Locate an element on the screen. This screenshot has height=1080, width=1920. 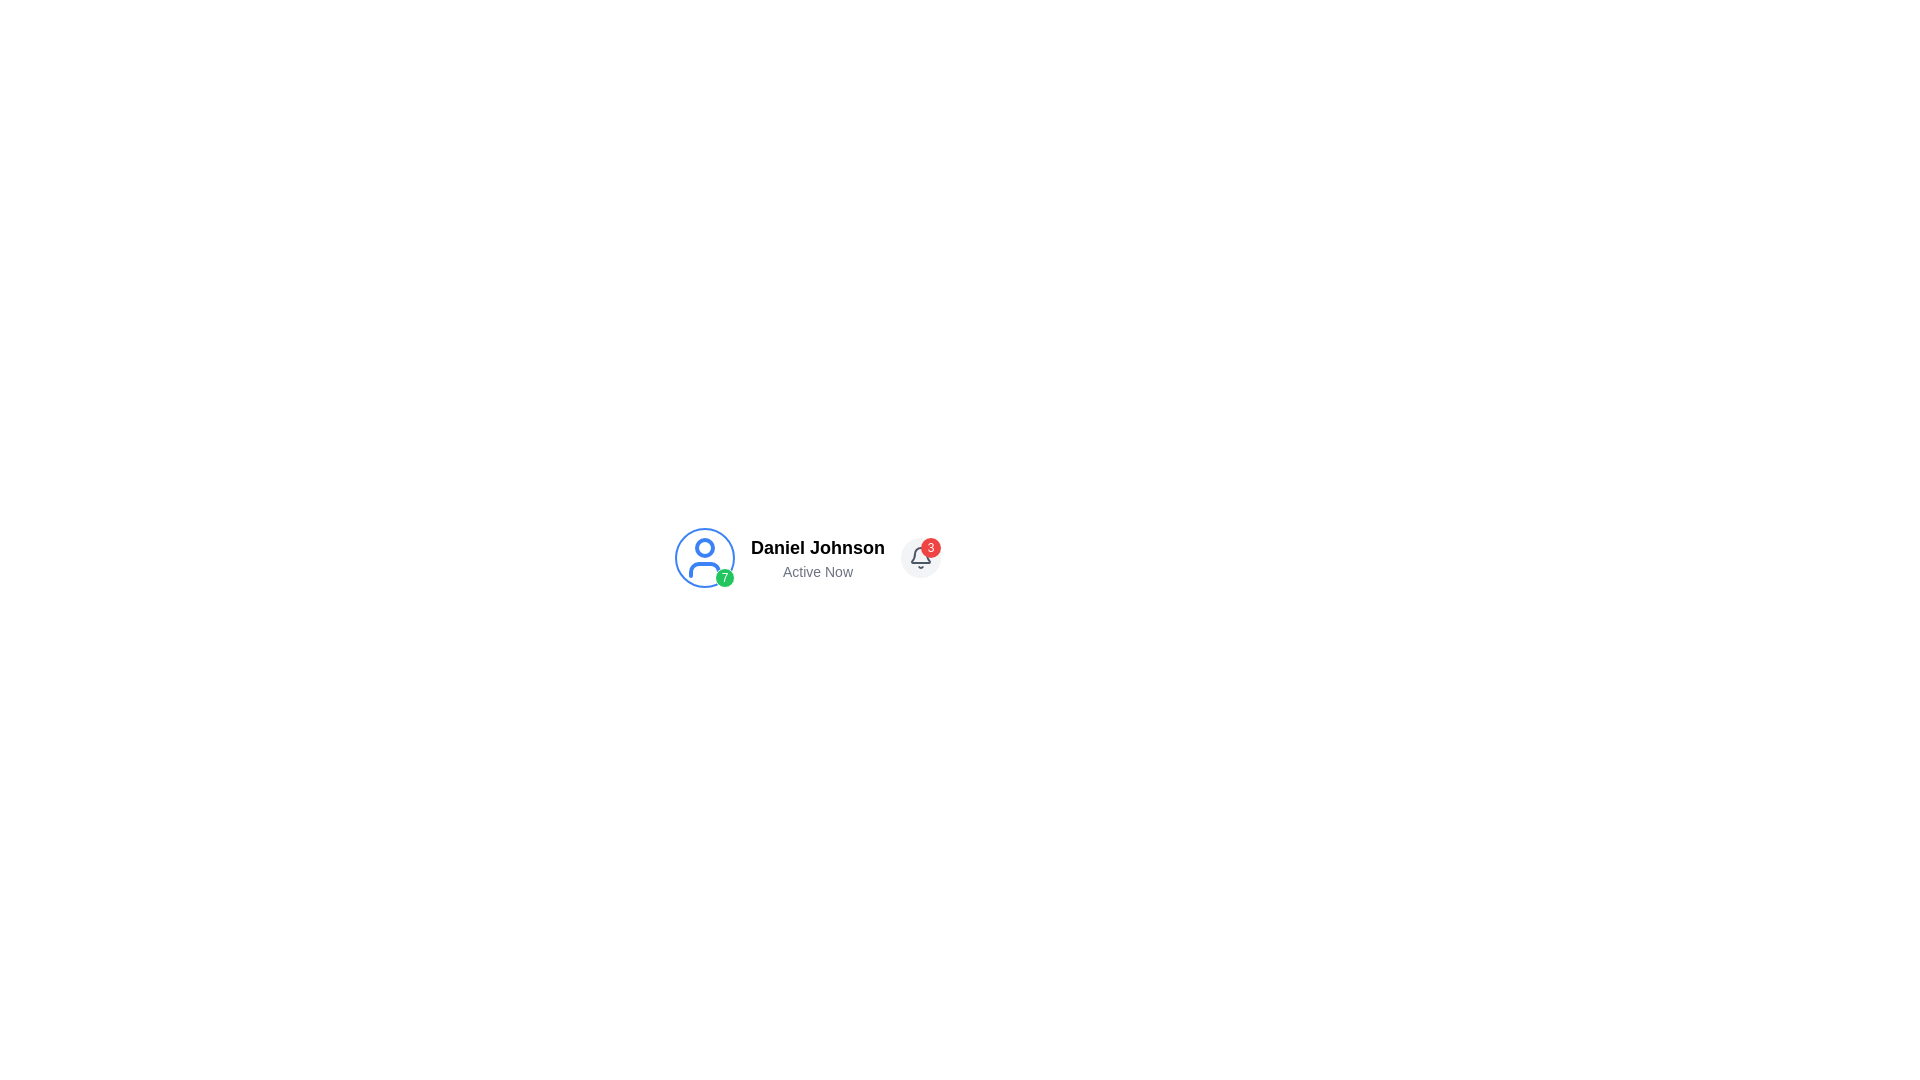
the lower part of the vector graphic element representing the user's profile icon, which is located below the circular outline and to the left of the user's name and status is located at coordinates (705, 570).